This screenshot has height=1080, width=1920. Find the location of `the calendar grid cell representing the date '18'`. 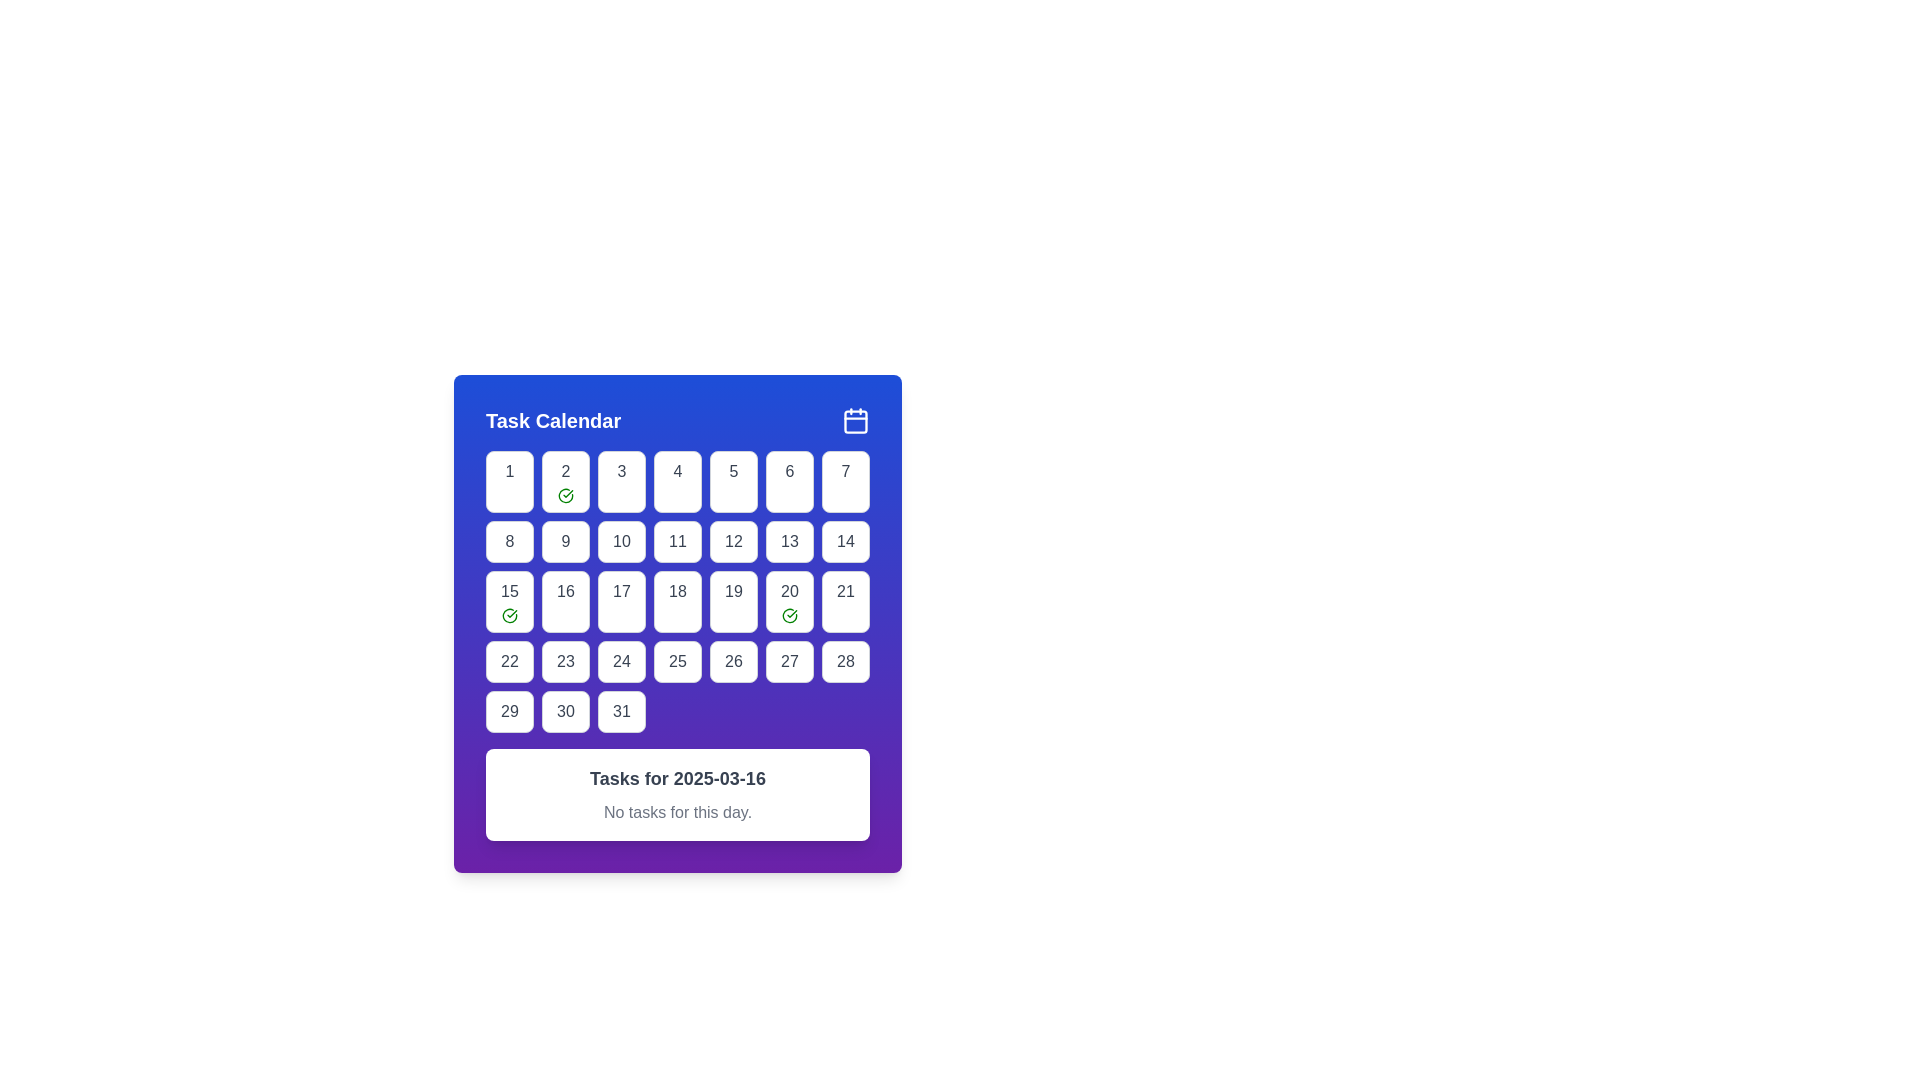

the calendar grid cell representing the date '18' is located at coordinates (677, 590).